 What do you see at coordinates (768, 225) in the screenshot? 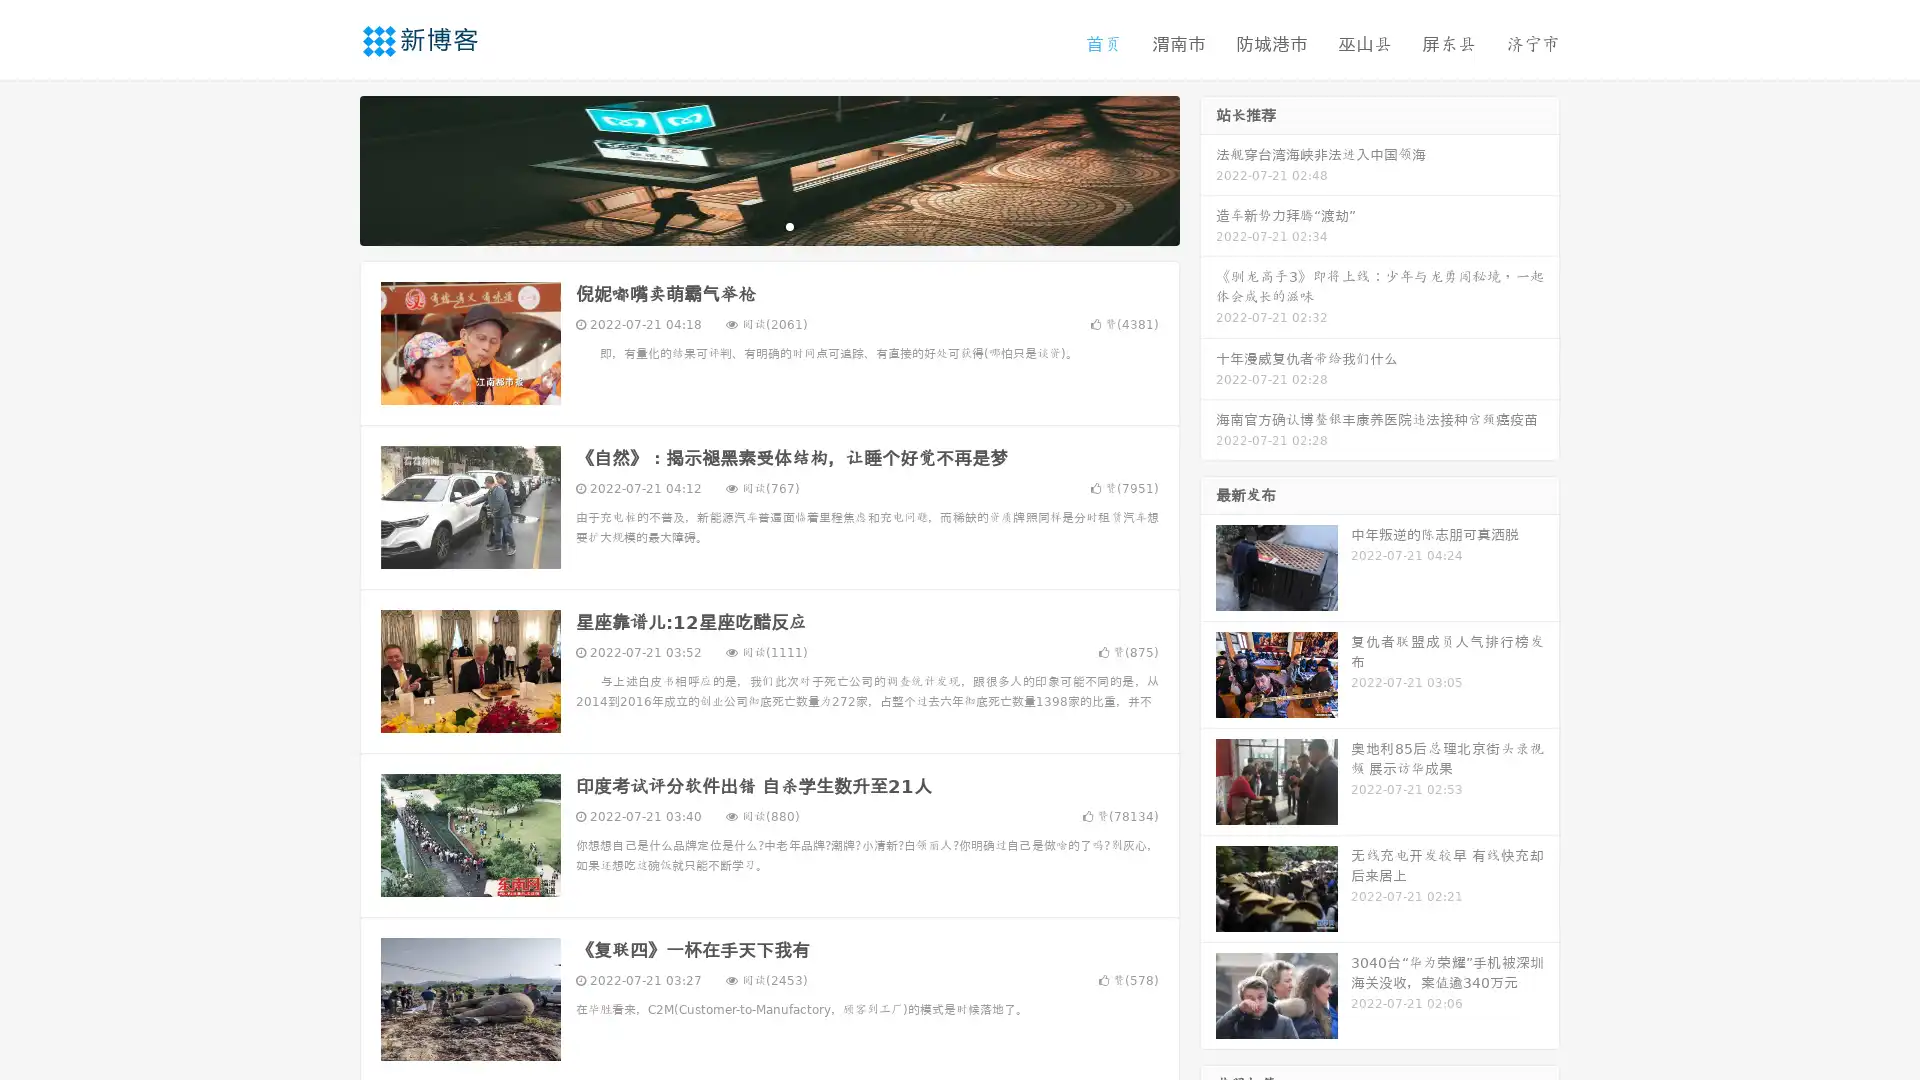
I see `Go to slide 2` at bounding box center [768, 225].